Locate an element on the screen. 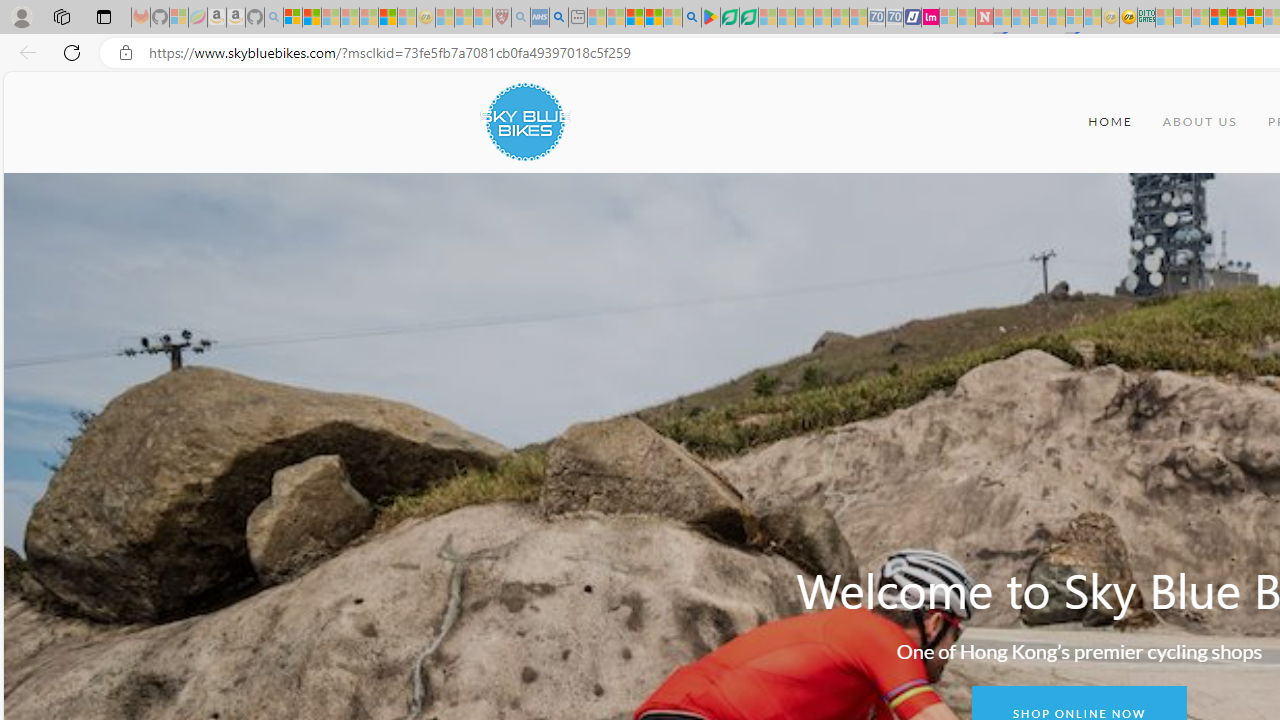 Image resolution: width=1280 pixels, height=720 pixels. 'NCL Adult Asthma Inhaler Choice Guideline - Sleeping' is located at coordinates (540, 17).